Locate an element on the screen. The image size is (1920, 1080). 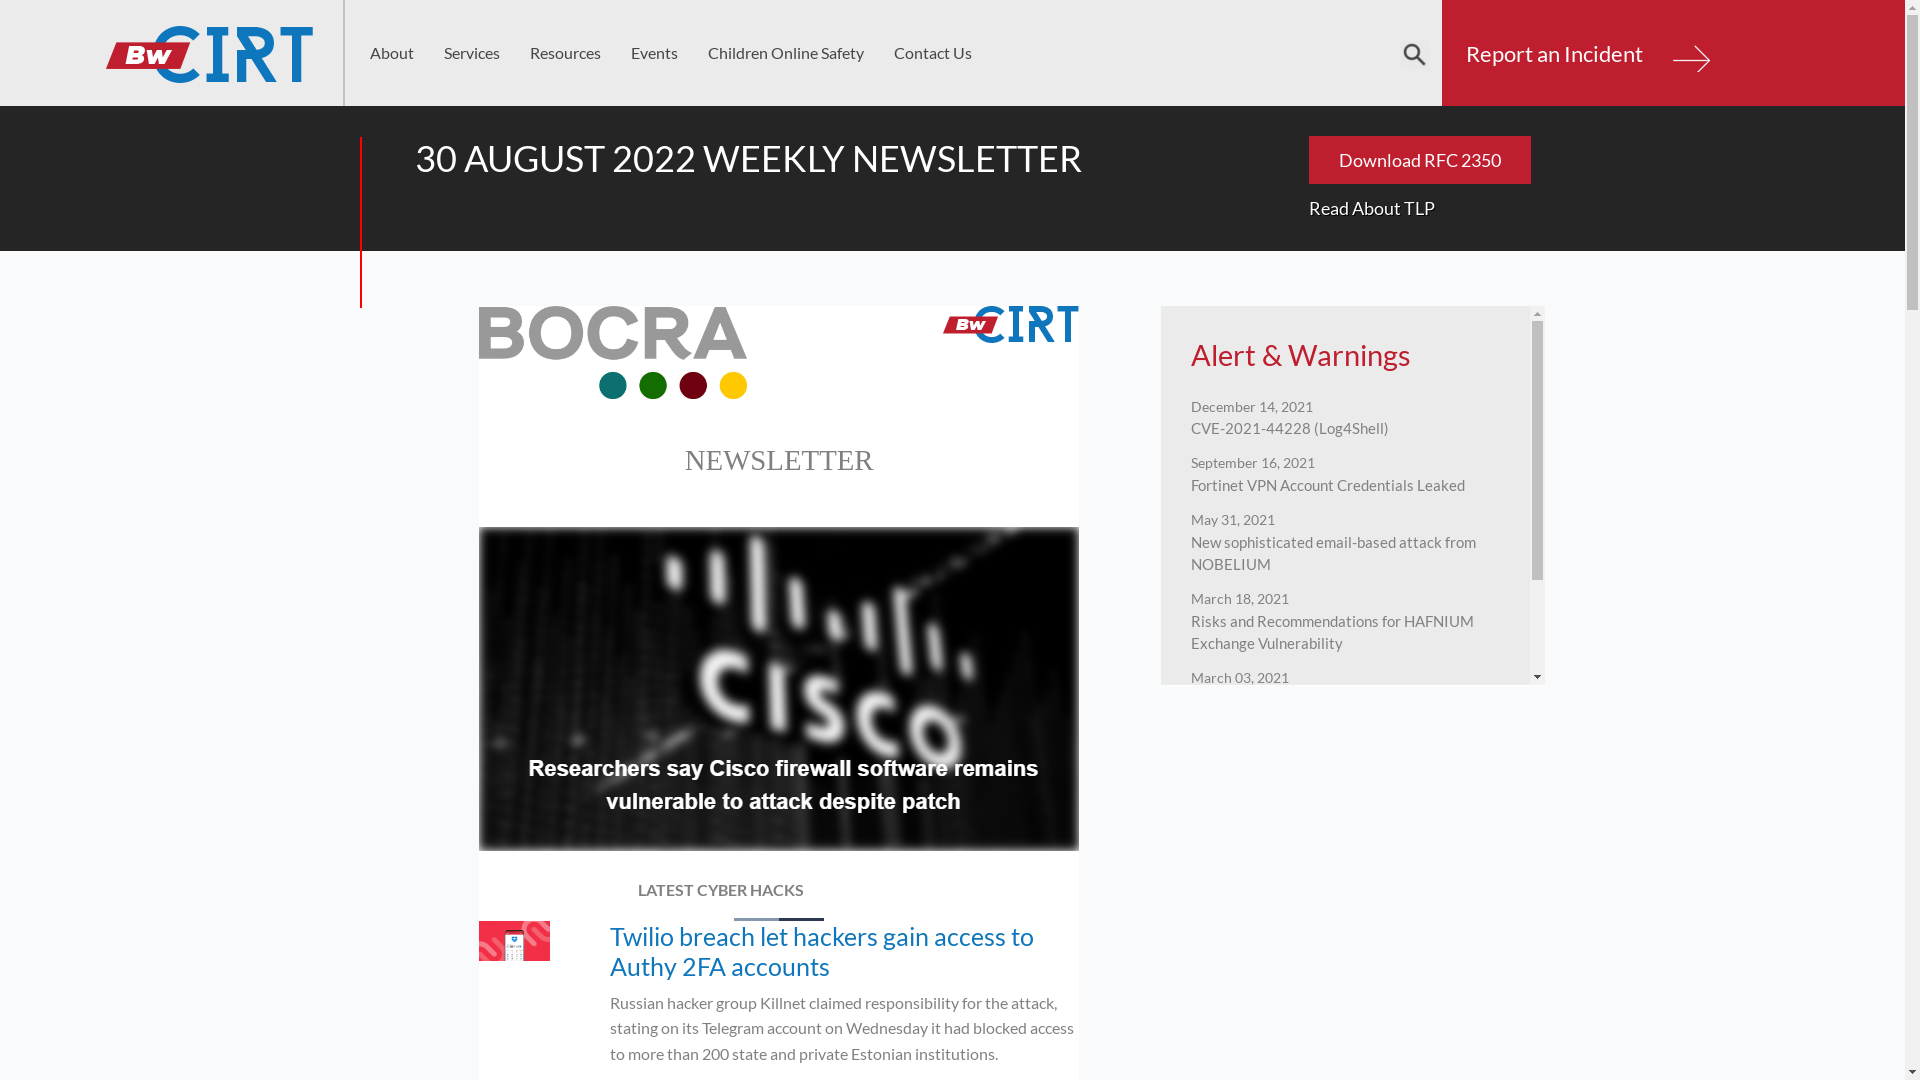
'Services' is located at coordinates (470, 52).